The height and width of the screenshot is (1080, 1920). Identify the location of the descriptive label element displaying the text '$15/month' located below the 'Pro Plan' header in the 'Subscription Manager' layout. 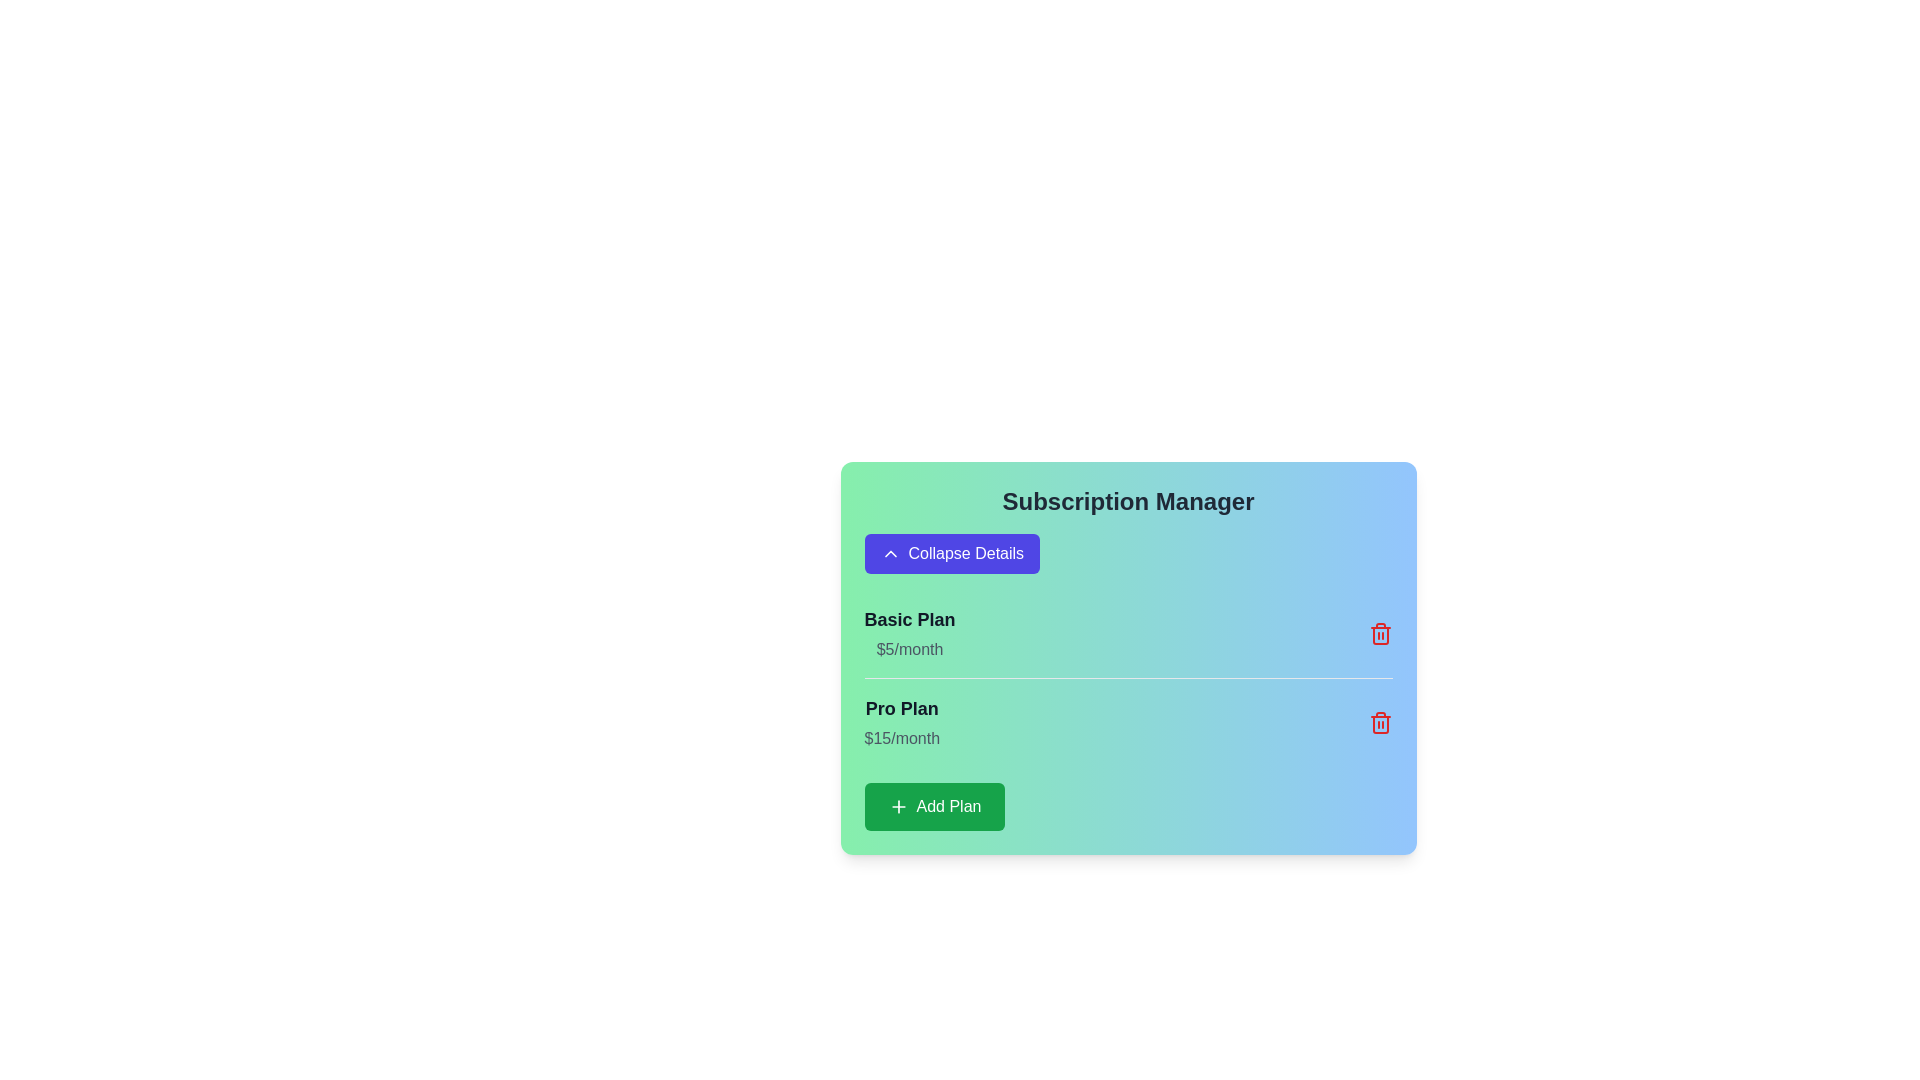
(901, 739).